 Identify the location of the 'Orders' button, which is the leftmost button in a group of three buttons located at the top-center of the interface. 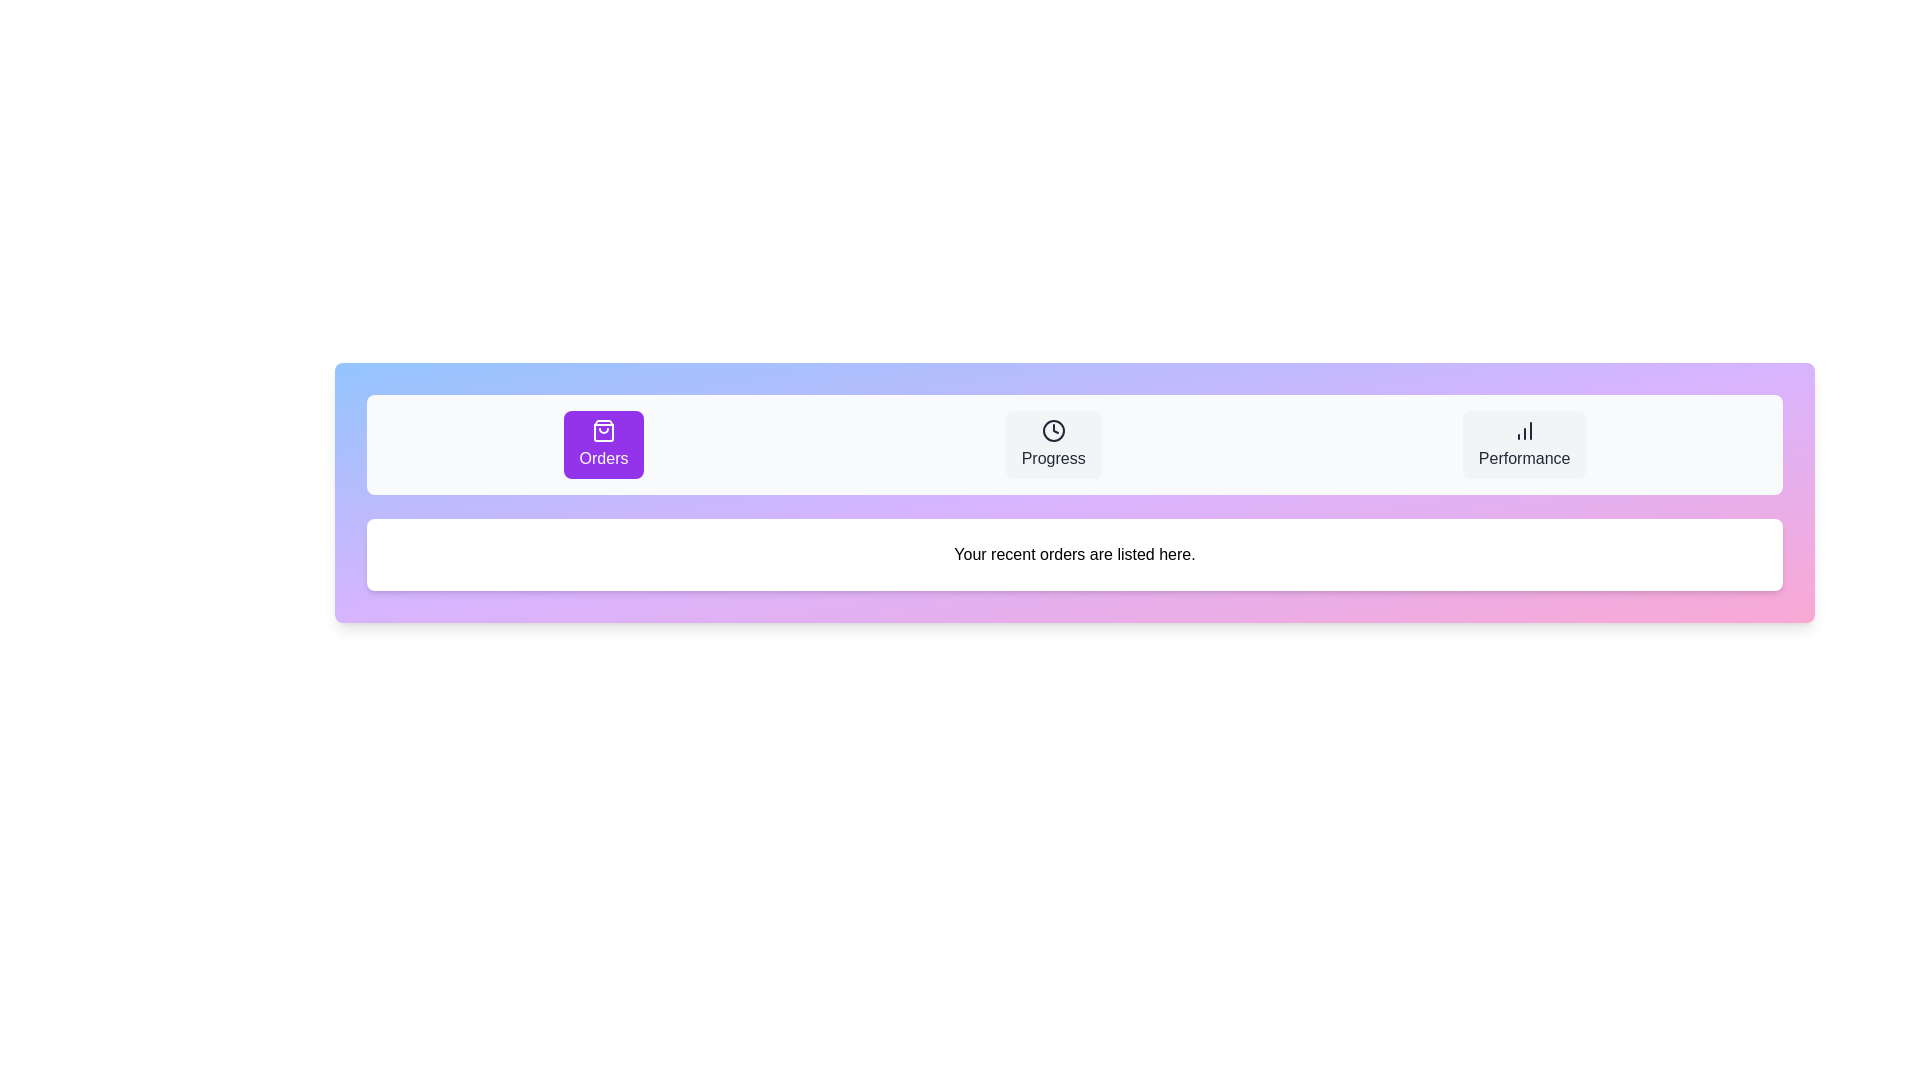
(603, 443).